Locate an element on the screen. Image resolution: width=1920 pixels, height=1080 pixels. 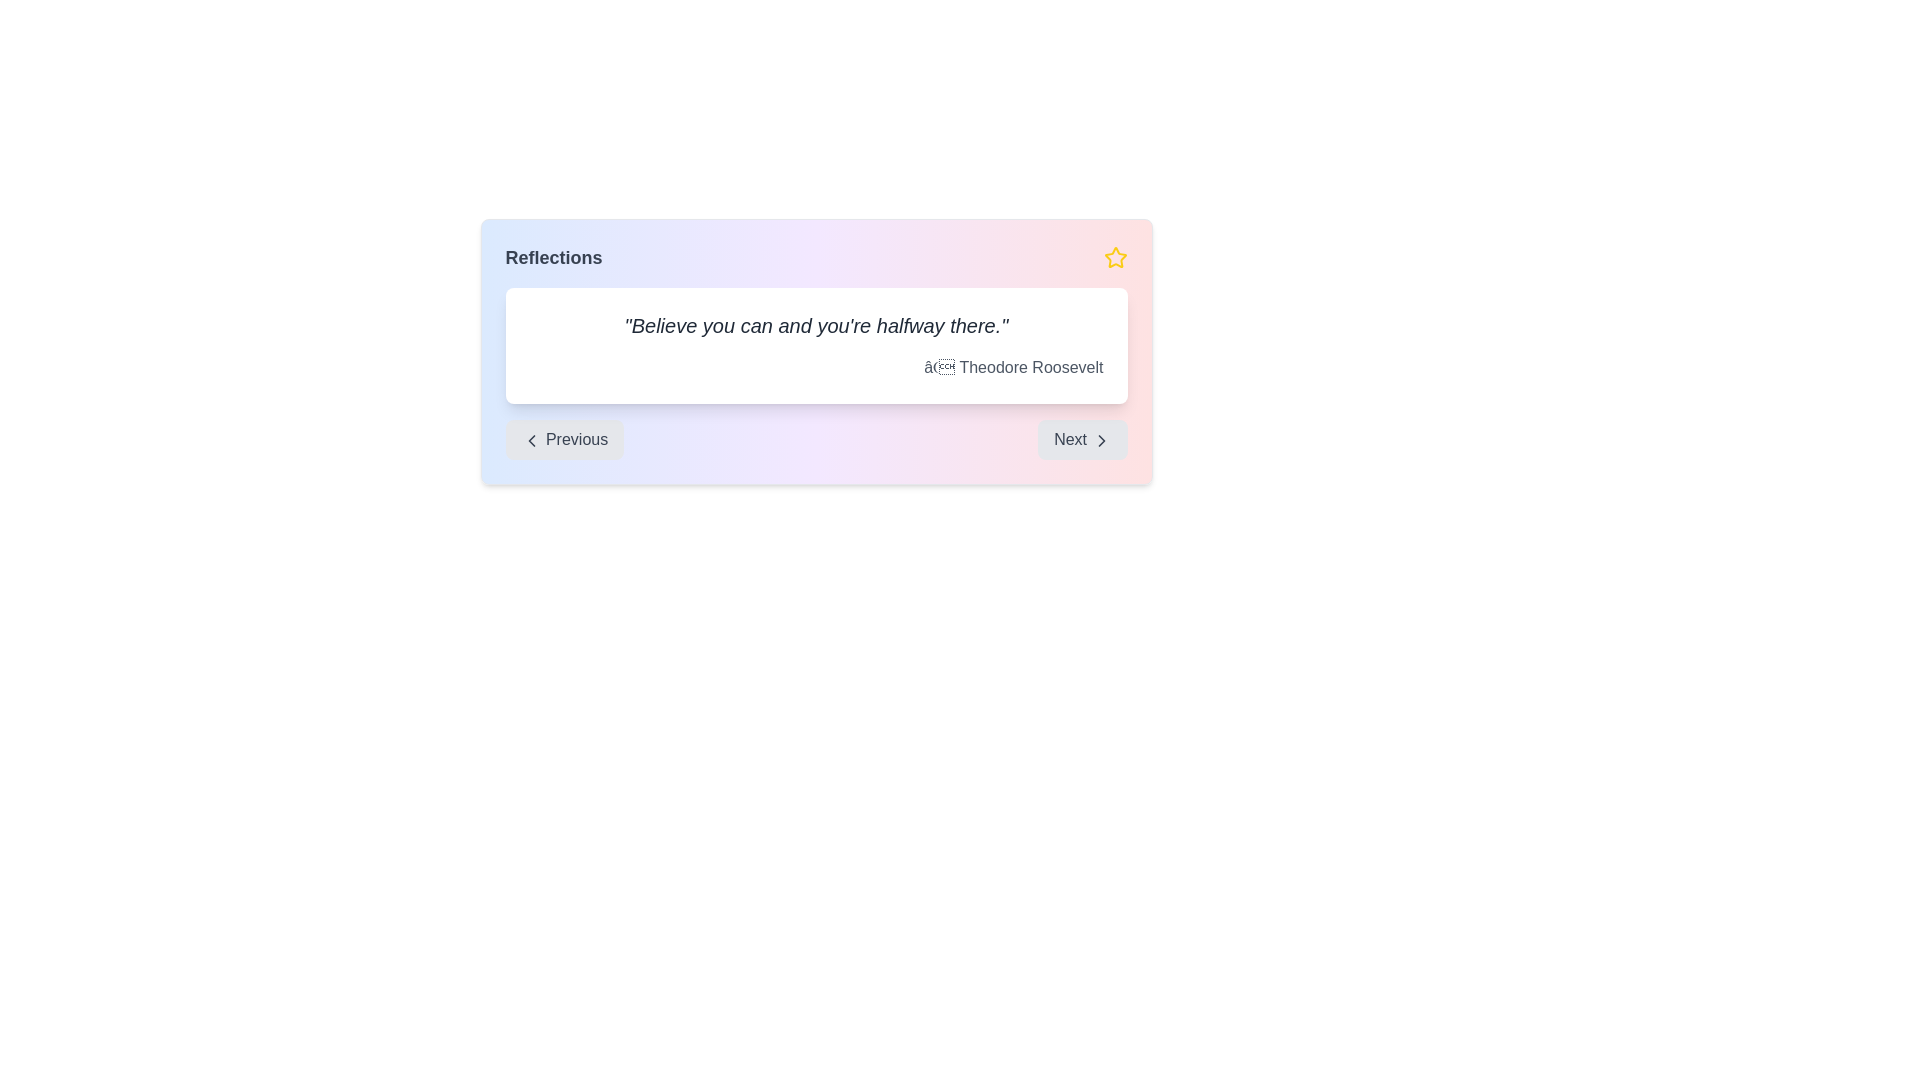
the bold gray text label displaying 'Reflections' located at the top-left of the card-like structure is located at coordinates (554, 257).